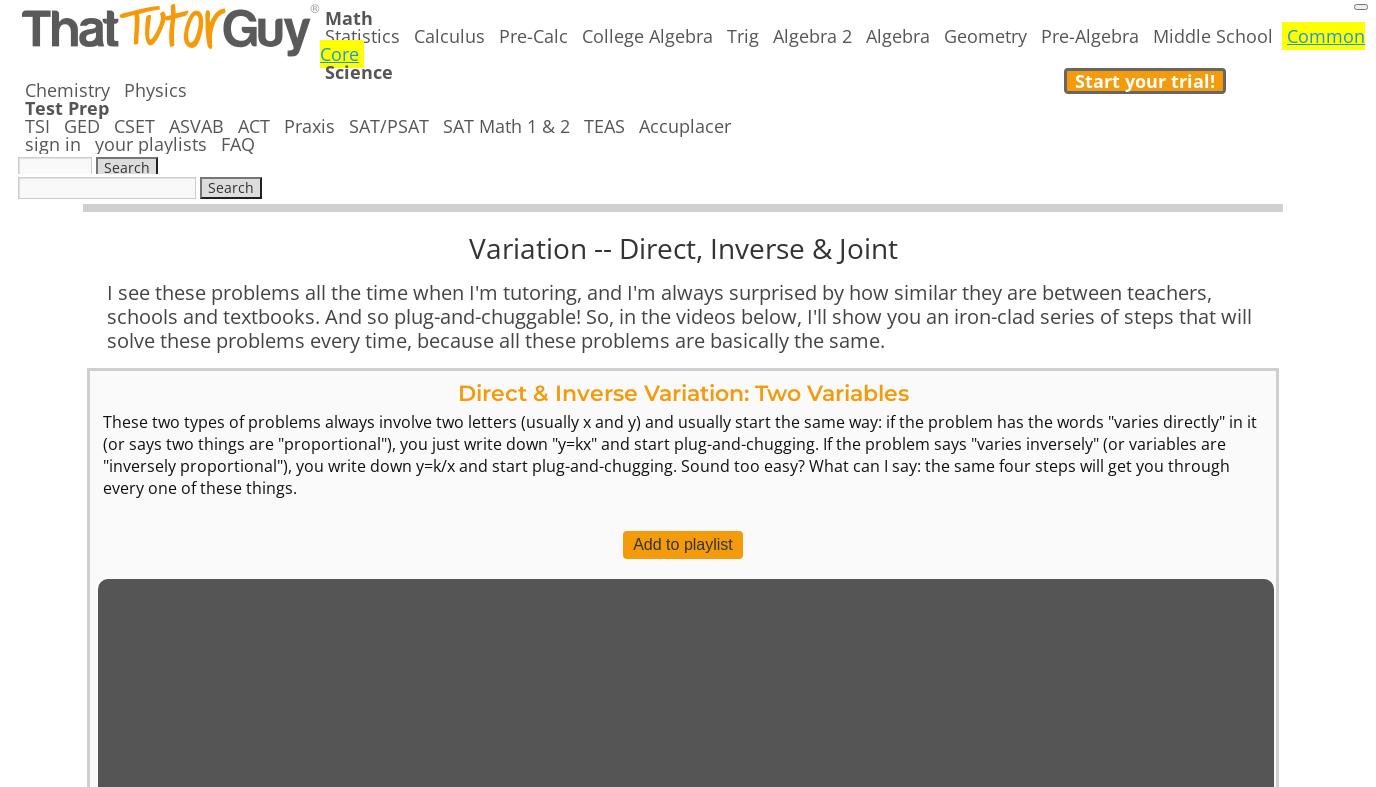 Image resolution: width=1376 pixels, height=787 pixels. What do you see at coordinates (466, 247) in the screenshot?
I see `'Variation -- Direct, Inverse & Joint'` at bounding box center [466, 247].